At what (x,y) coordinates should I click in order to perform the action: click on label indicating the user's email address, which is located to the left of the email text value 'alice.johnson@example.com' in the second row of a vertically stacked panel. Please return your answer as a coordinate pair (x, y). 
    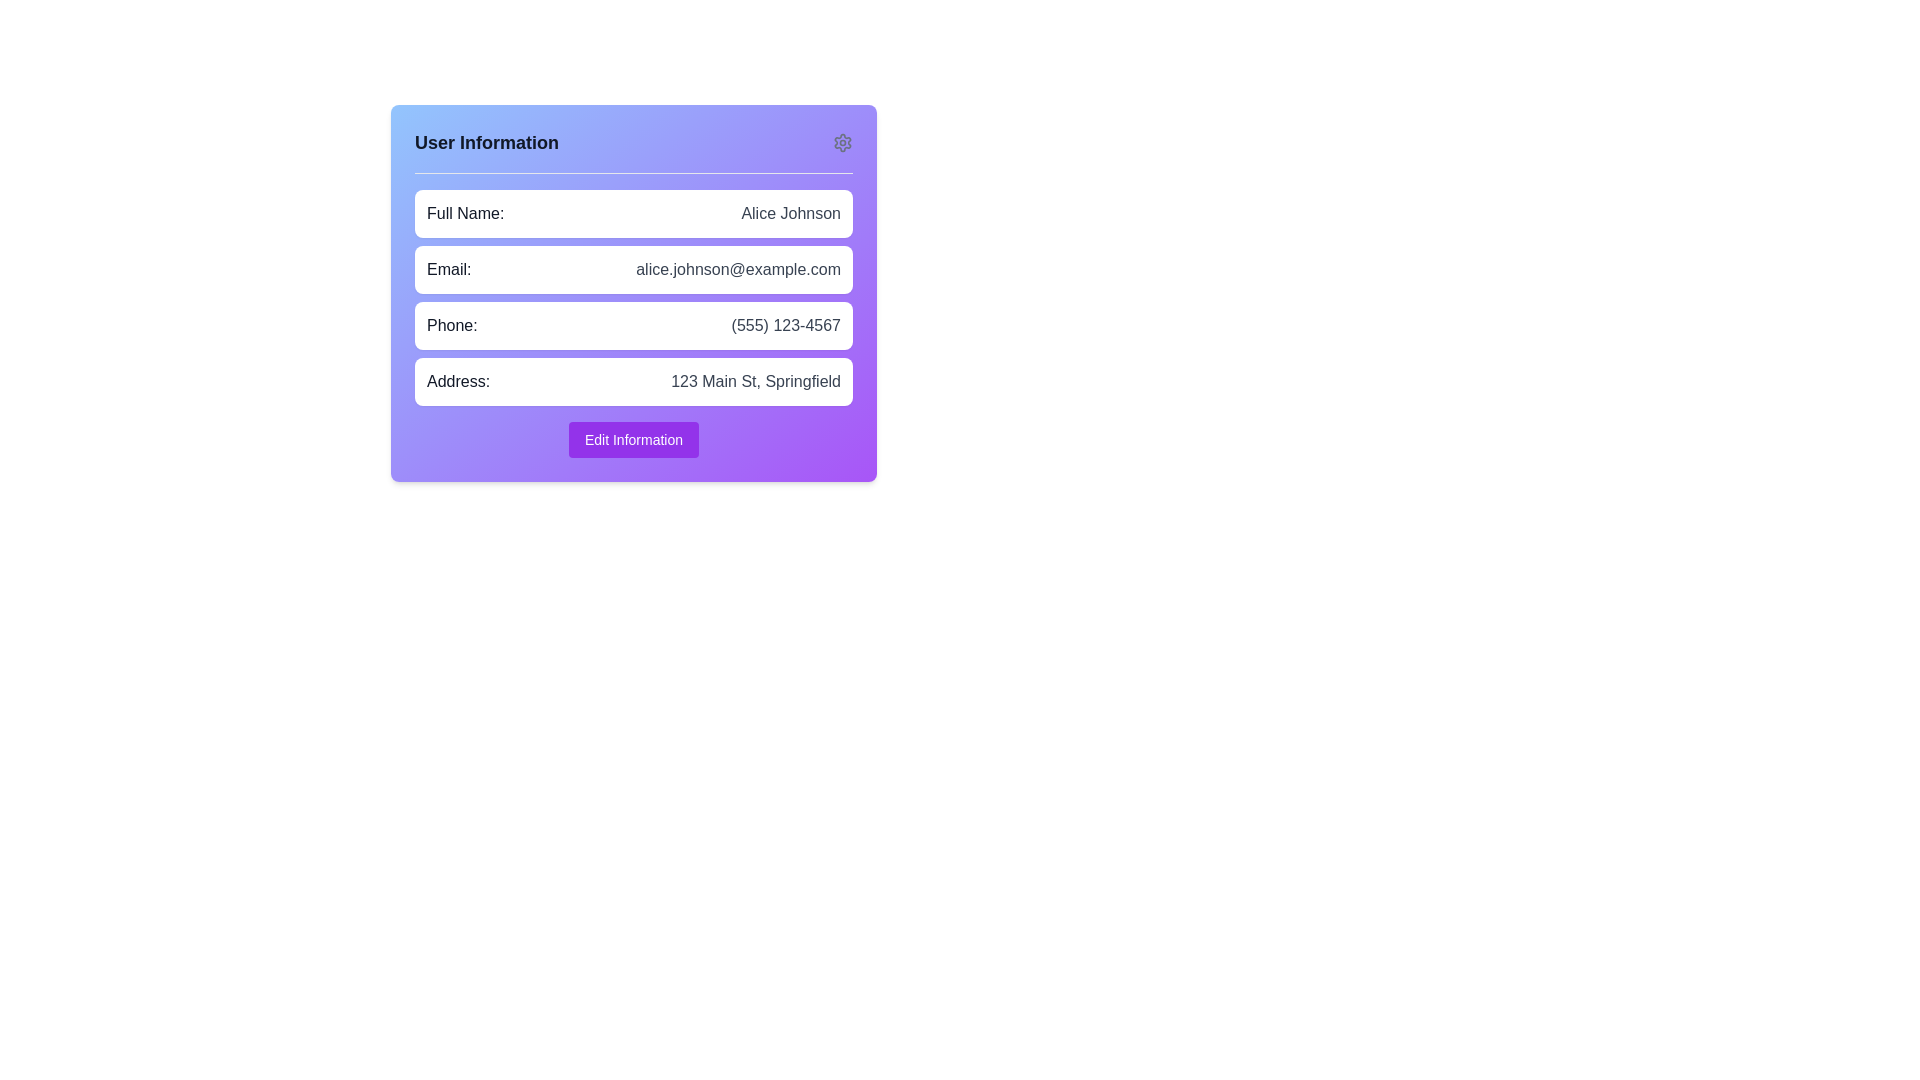
    Looking at the image, I should click on (448, 270).